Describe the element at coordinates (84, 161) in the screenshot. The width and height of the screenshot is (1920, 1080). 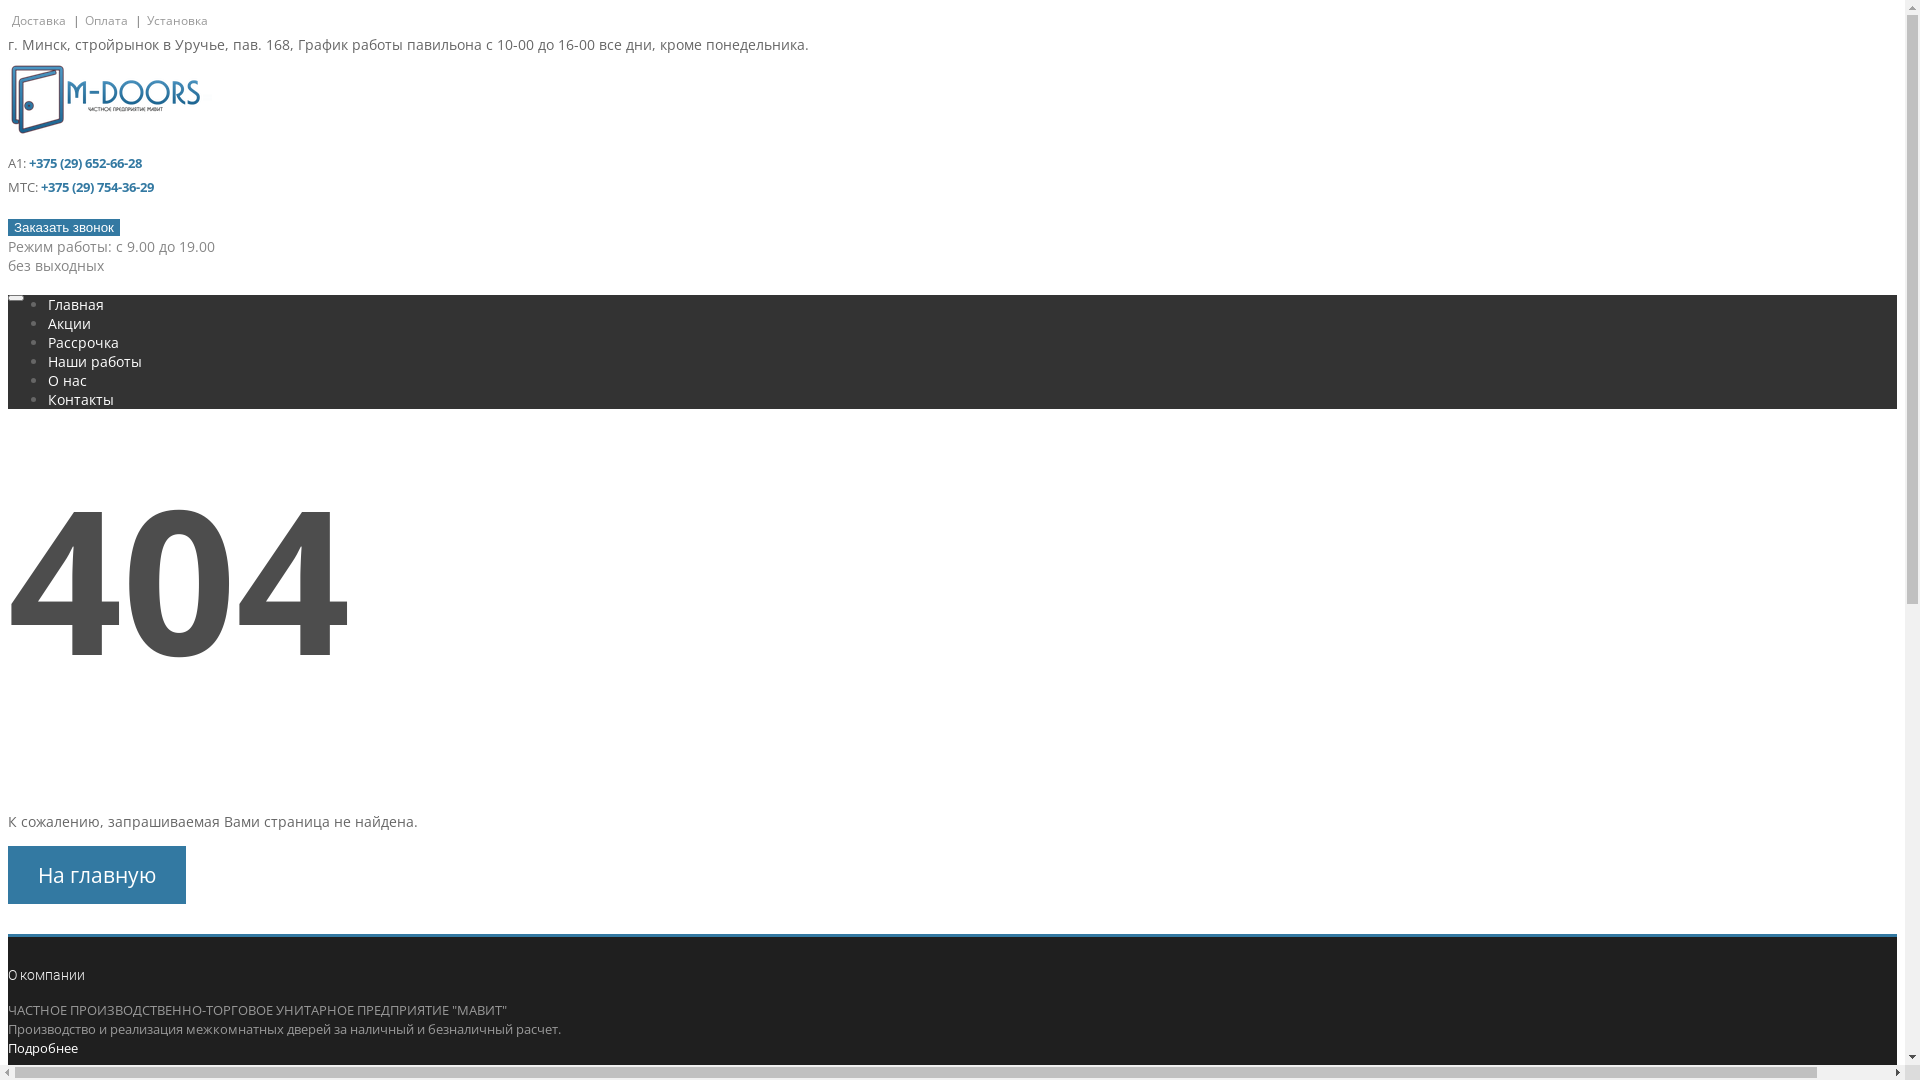
I see `'+375 (29) 652-66-28'` at that location.